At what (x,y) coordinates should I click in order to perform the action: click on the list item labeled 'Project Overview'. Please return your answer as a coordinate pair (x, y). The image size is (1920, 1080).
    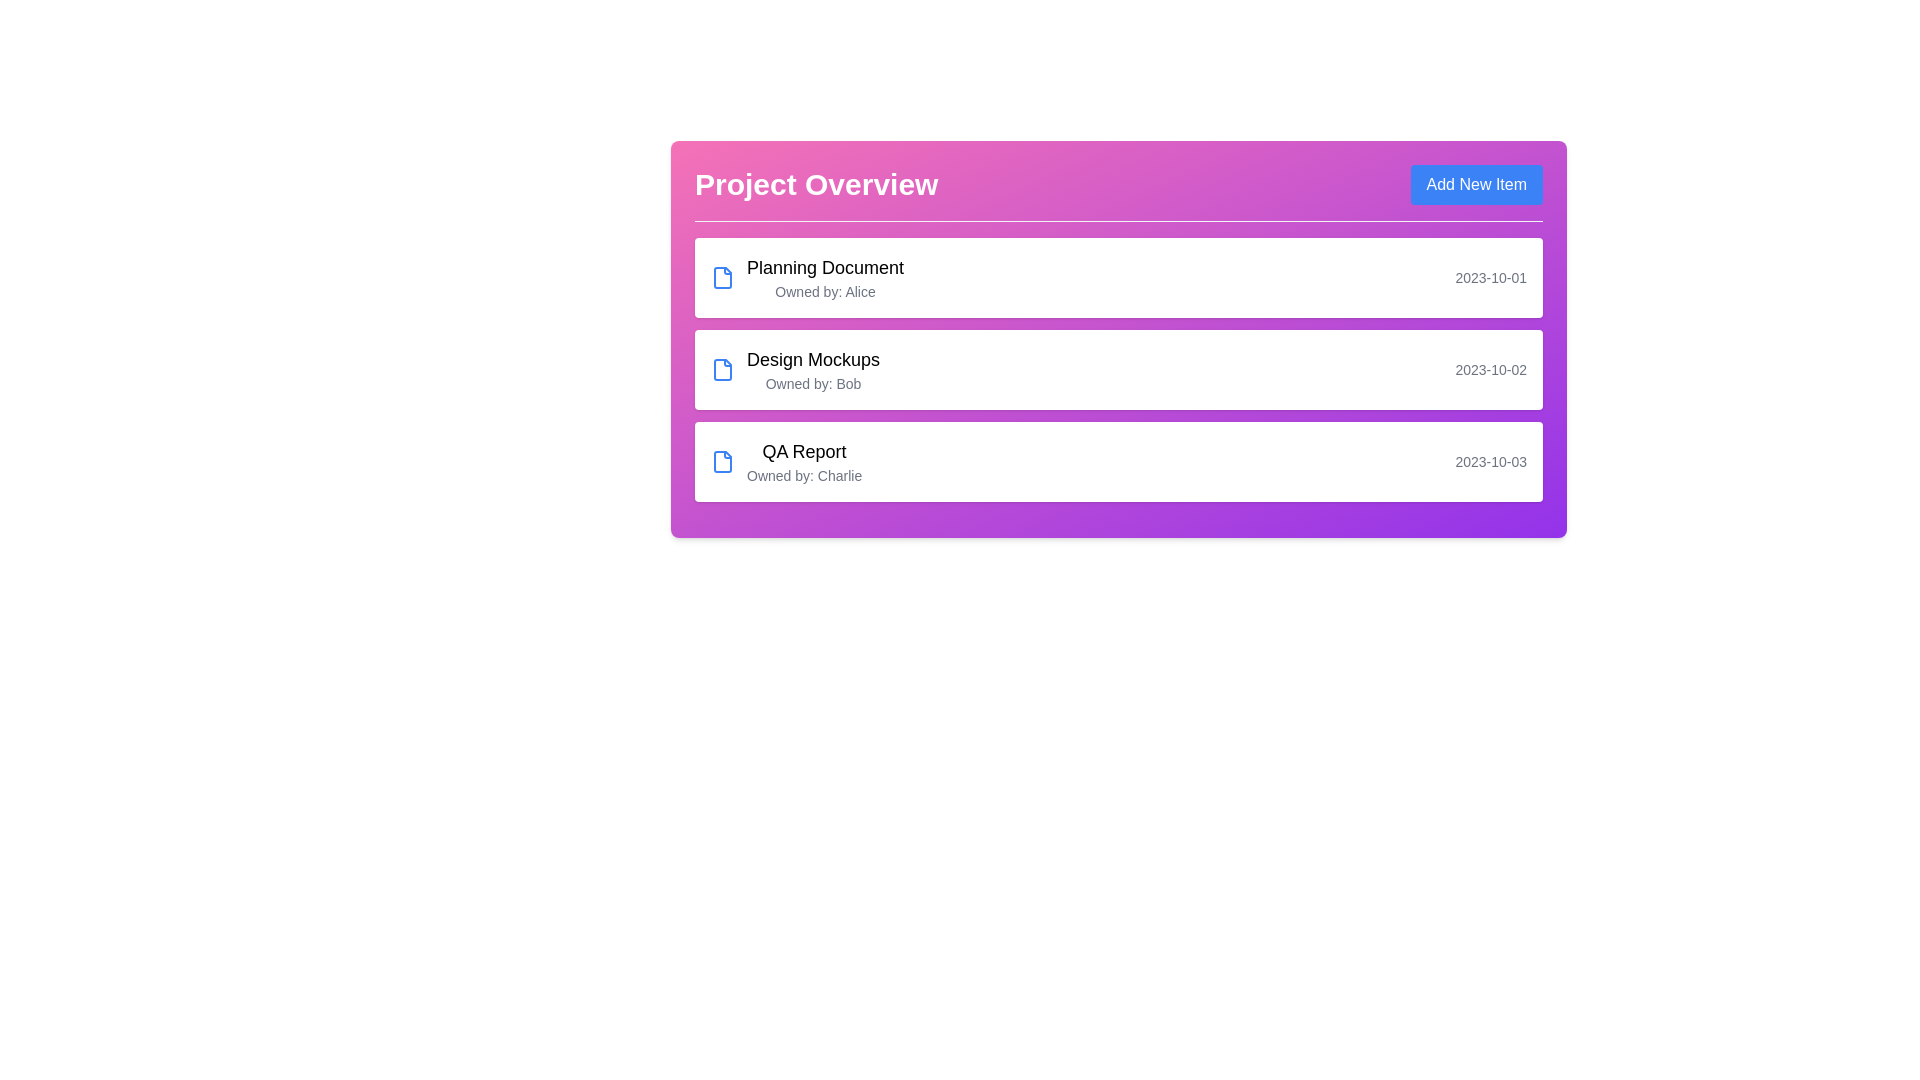
    Looking at the image, I should click on (1117, 338).